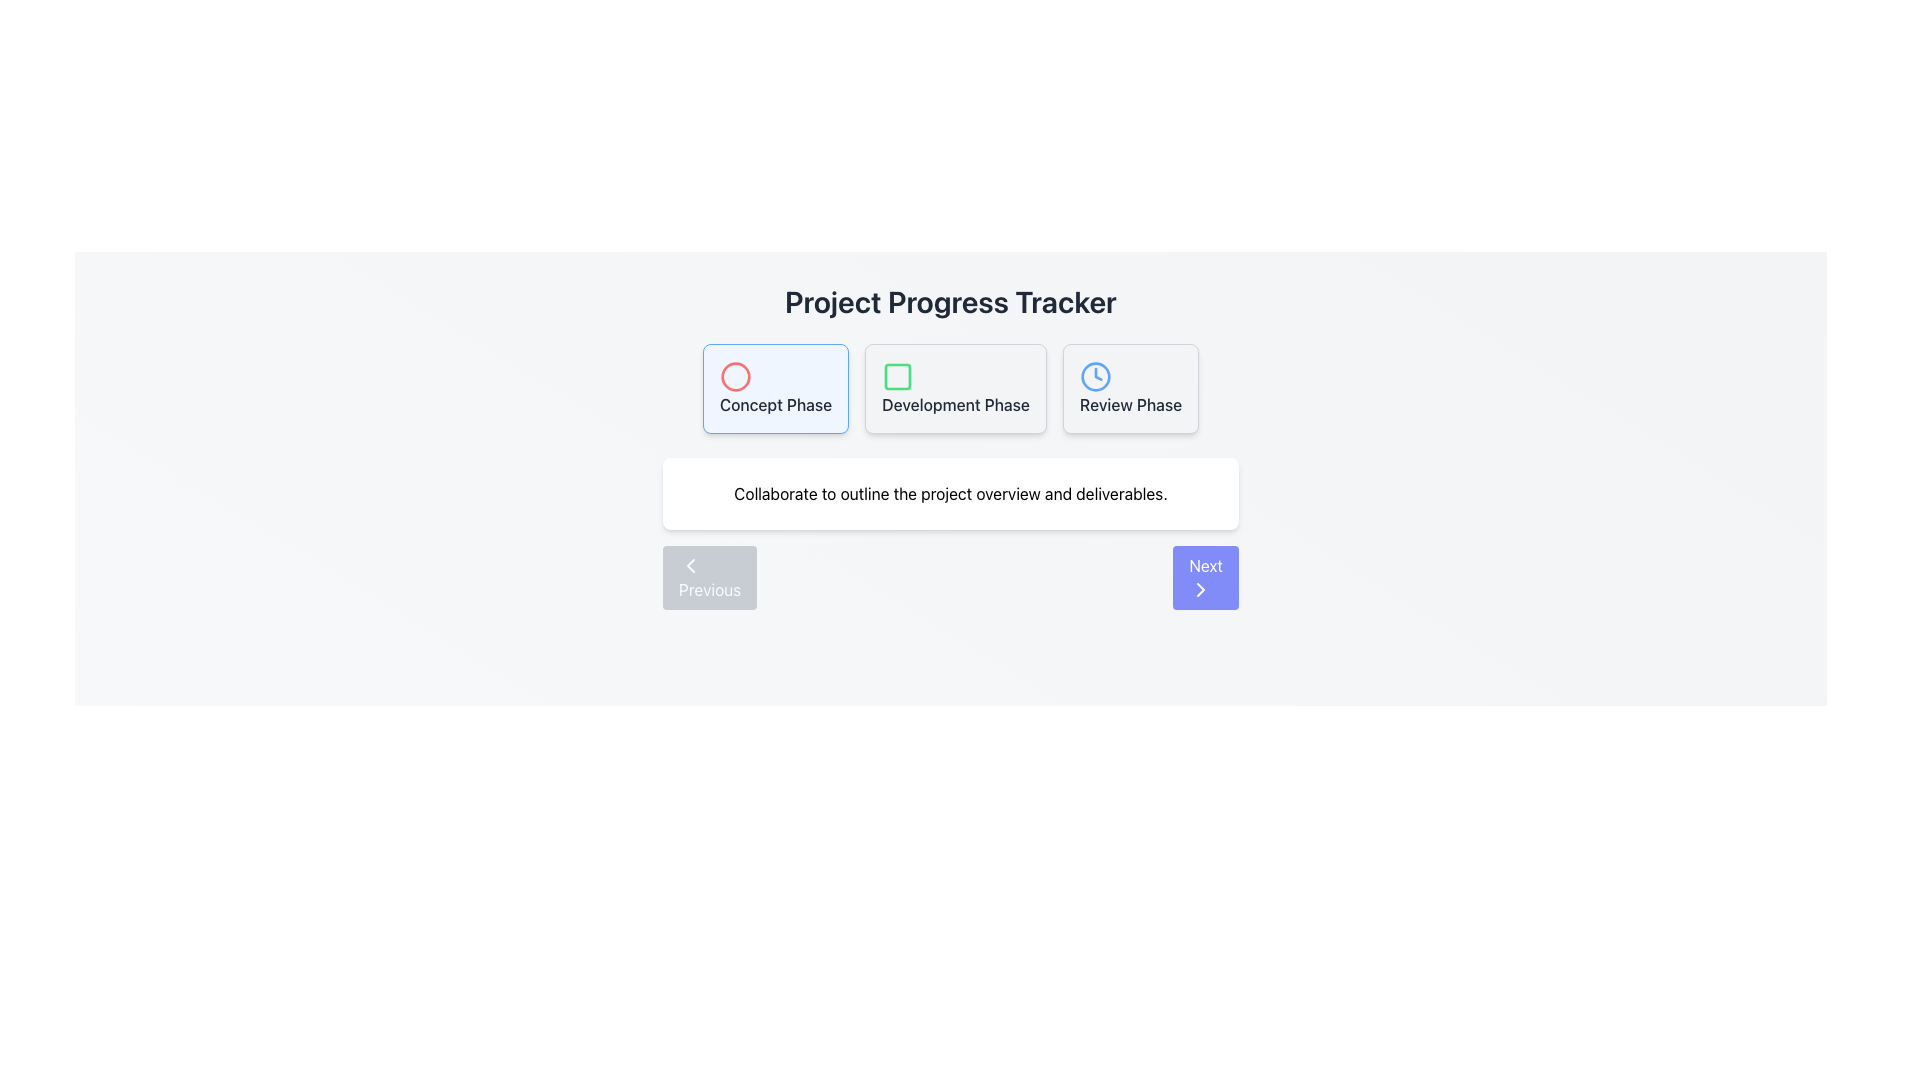 The image size is (1920, 1080). Describe the element at coordinates (775, 405) in the screenshot. I see `the text label indicating the current phase in the project progress tracker, which is positioned centrally at the top of the interface and is the first item among similar containers` at that location.